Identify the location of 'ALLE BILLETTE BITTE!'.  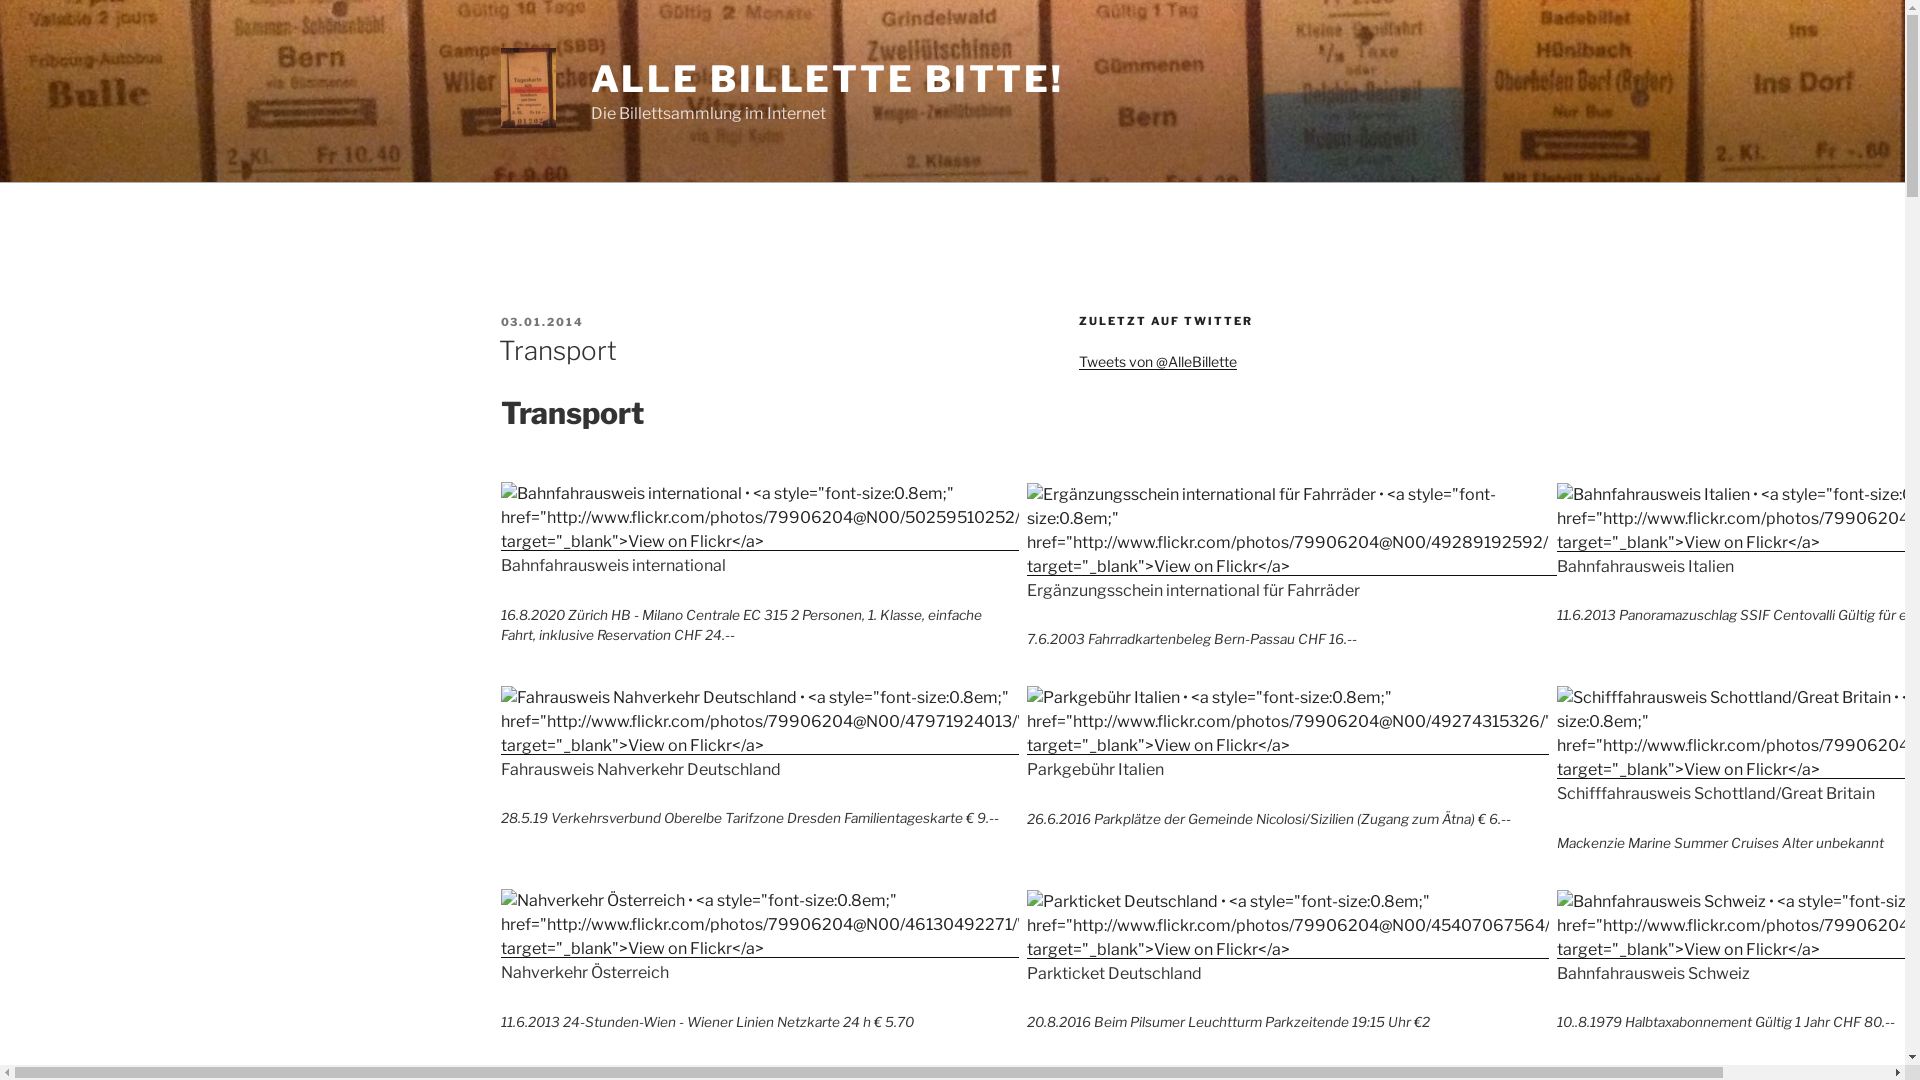
(828, 77).